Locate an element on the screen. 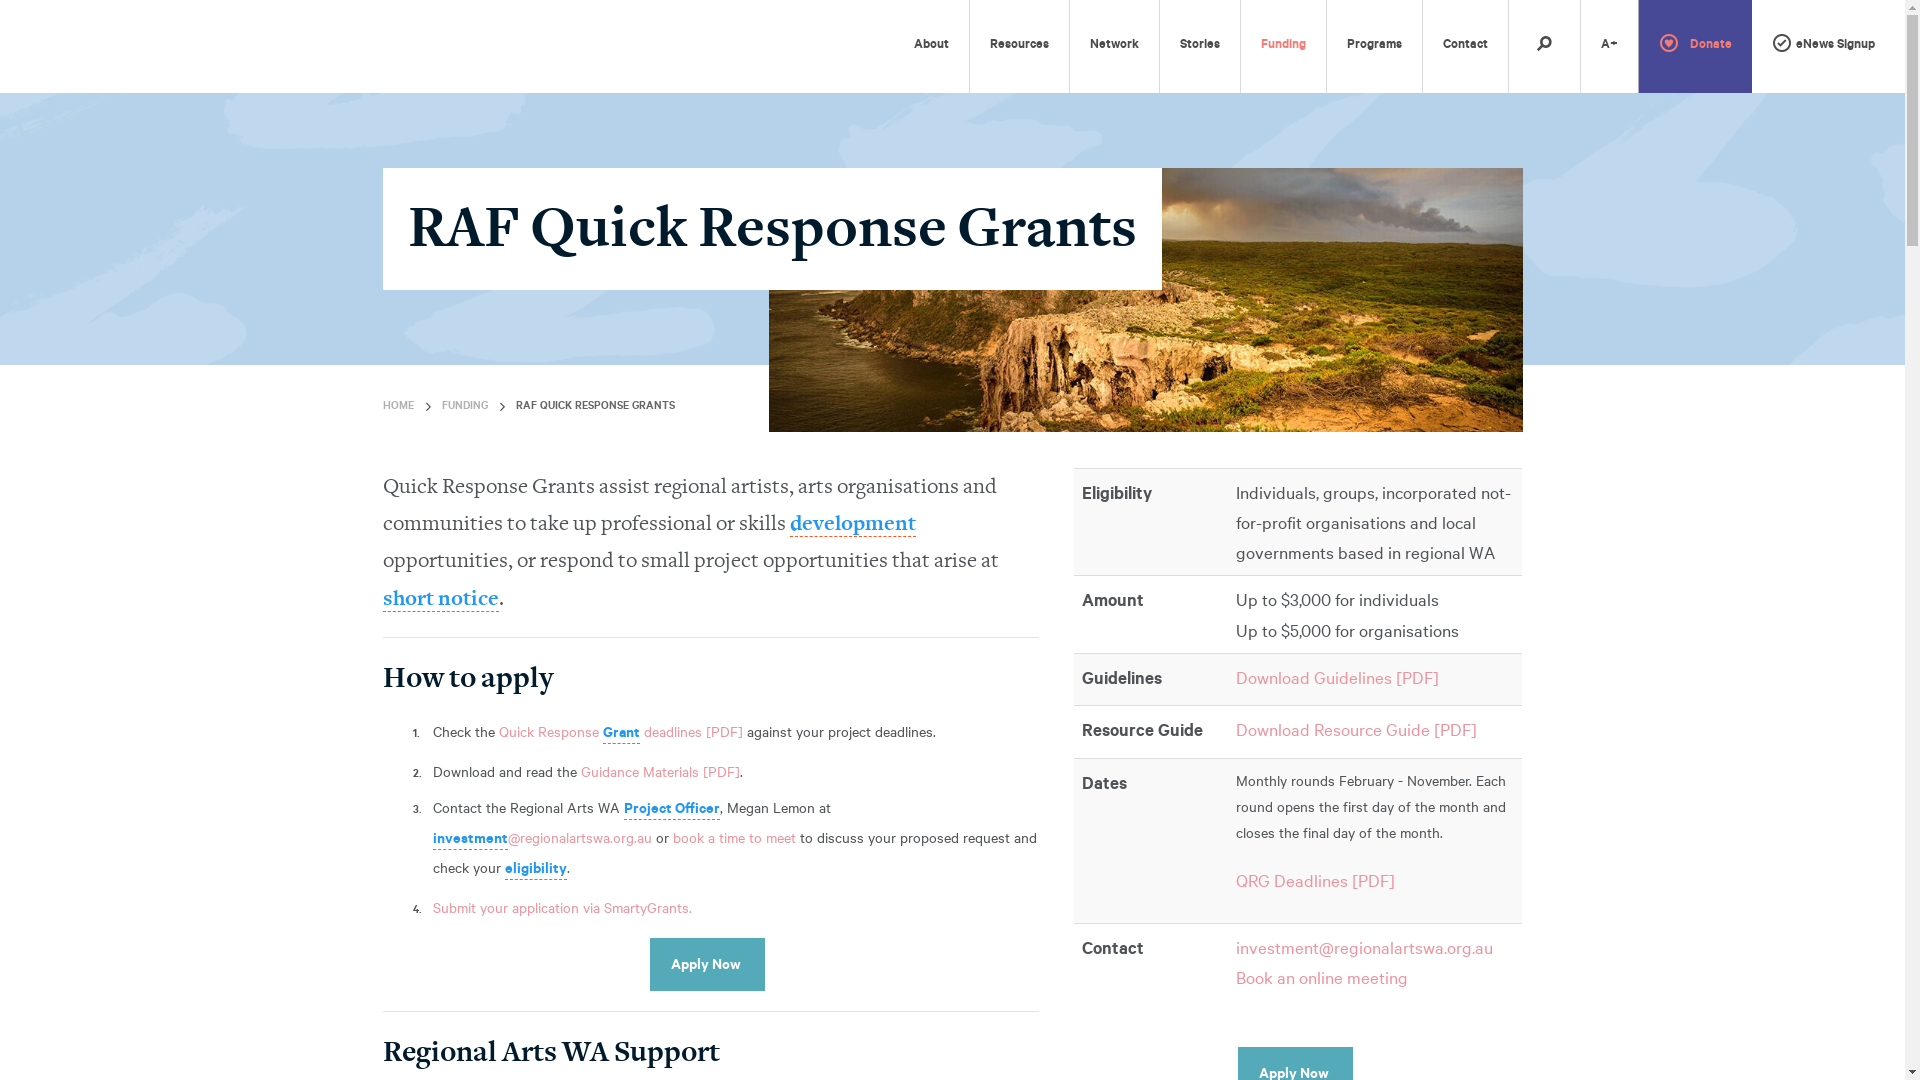 The height and width of the screenshot is (1080, 1920). 'Donate' is located at coordinates (1694, 45).